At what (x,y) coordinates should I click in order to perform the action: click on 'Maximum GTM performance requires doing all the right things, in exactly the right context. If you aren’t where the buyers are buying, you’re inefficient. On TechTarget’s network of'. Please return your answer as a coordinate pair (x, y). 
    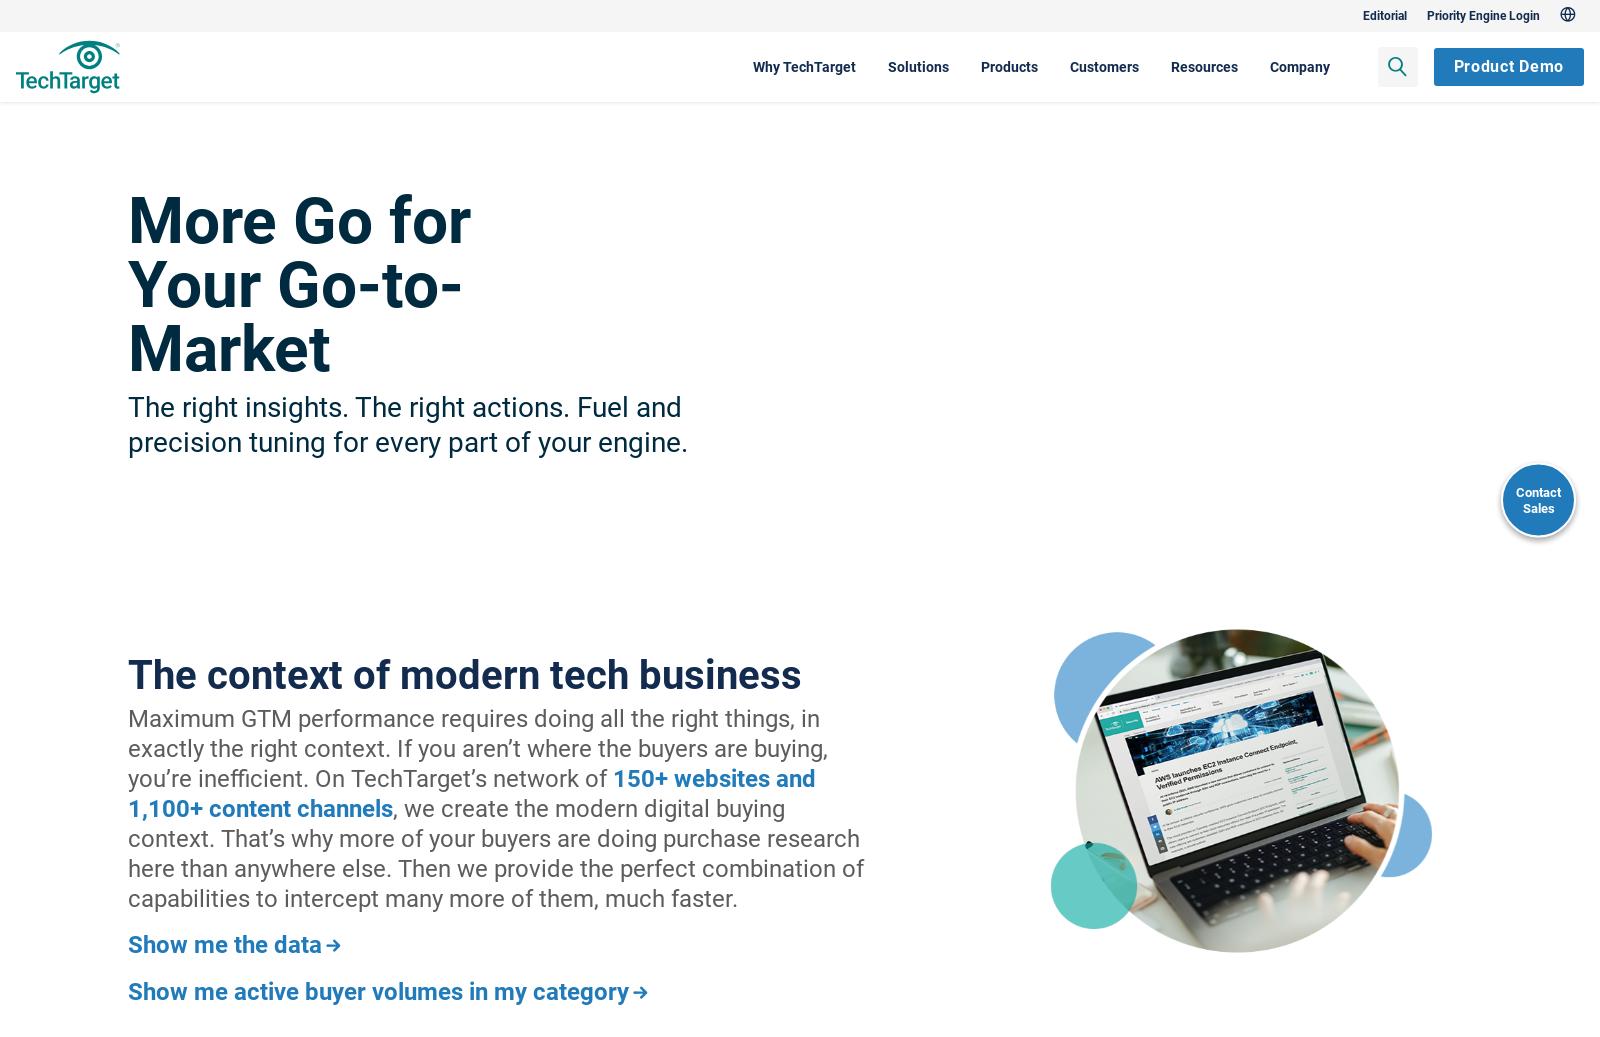
    Looking at the image, I should click on (476, 749).